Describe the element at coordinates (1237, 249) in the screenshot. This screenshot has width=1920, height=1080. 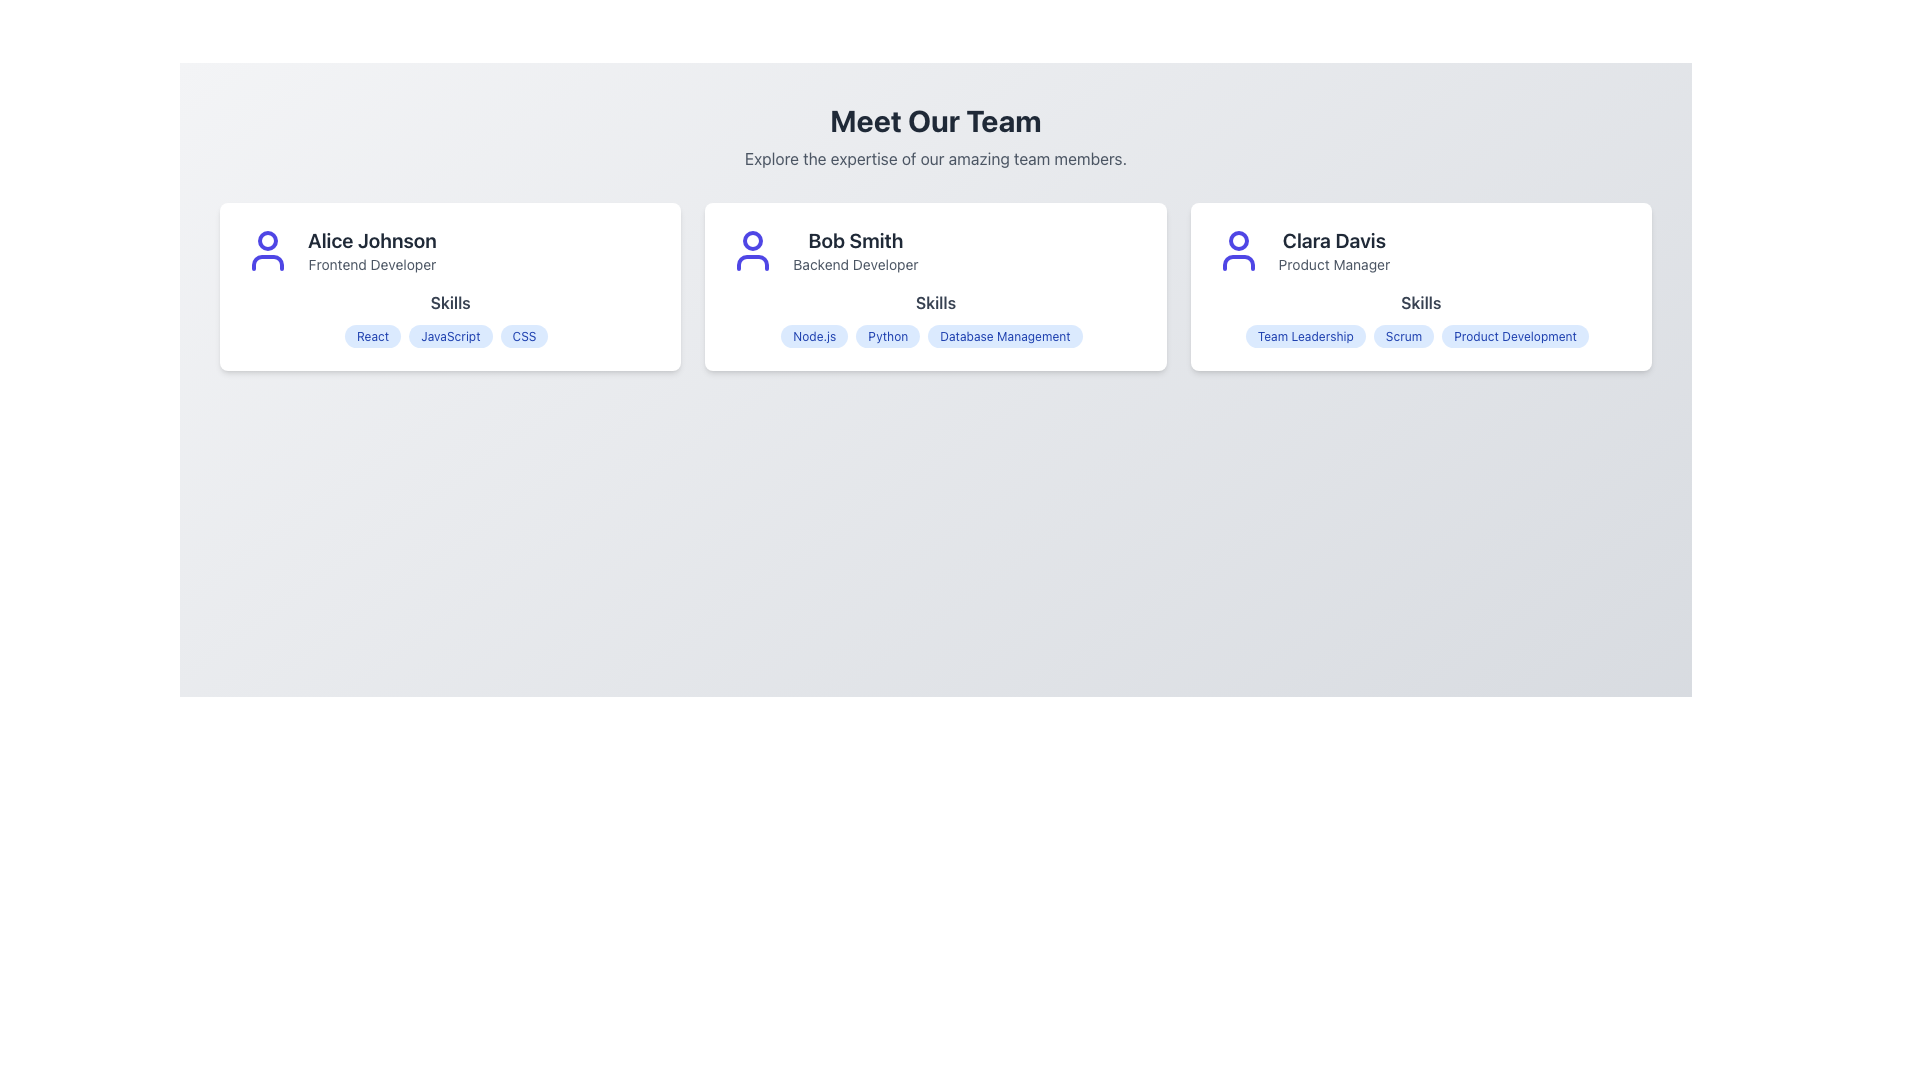
I see `the user icon with a rounded head and curved shoulder outline, rendered in indigo color, located at the top-left corner of the rightmost card in a row of three cards` at that location.